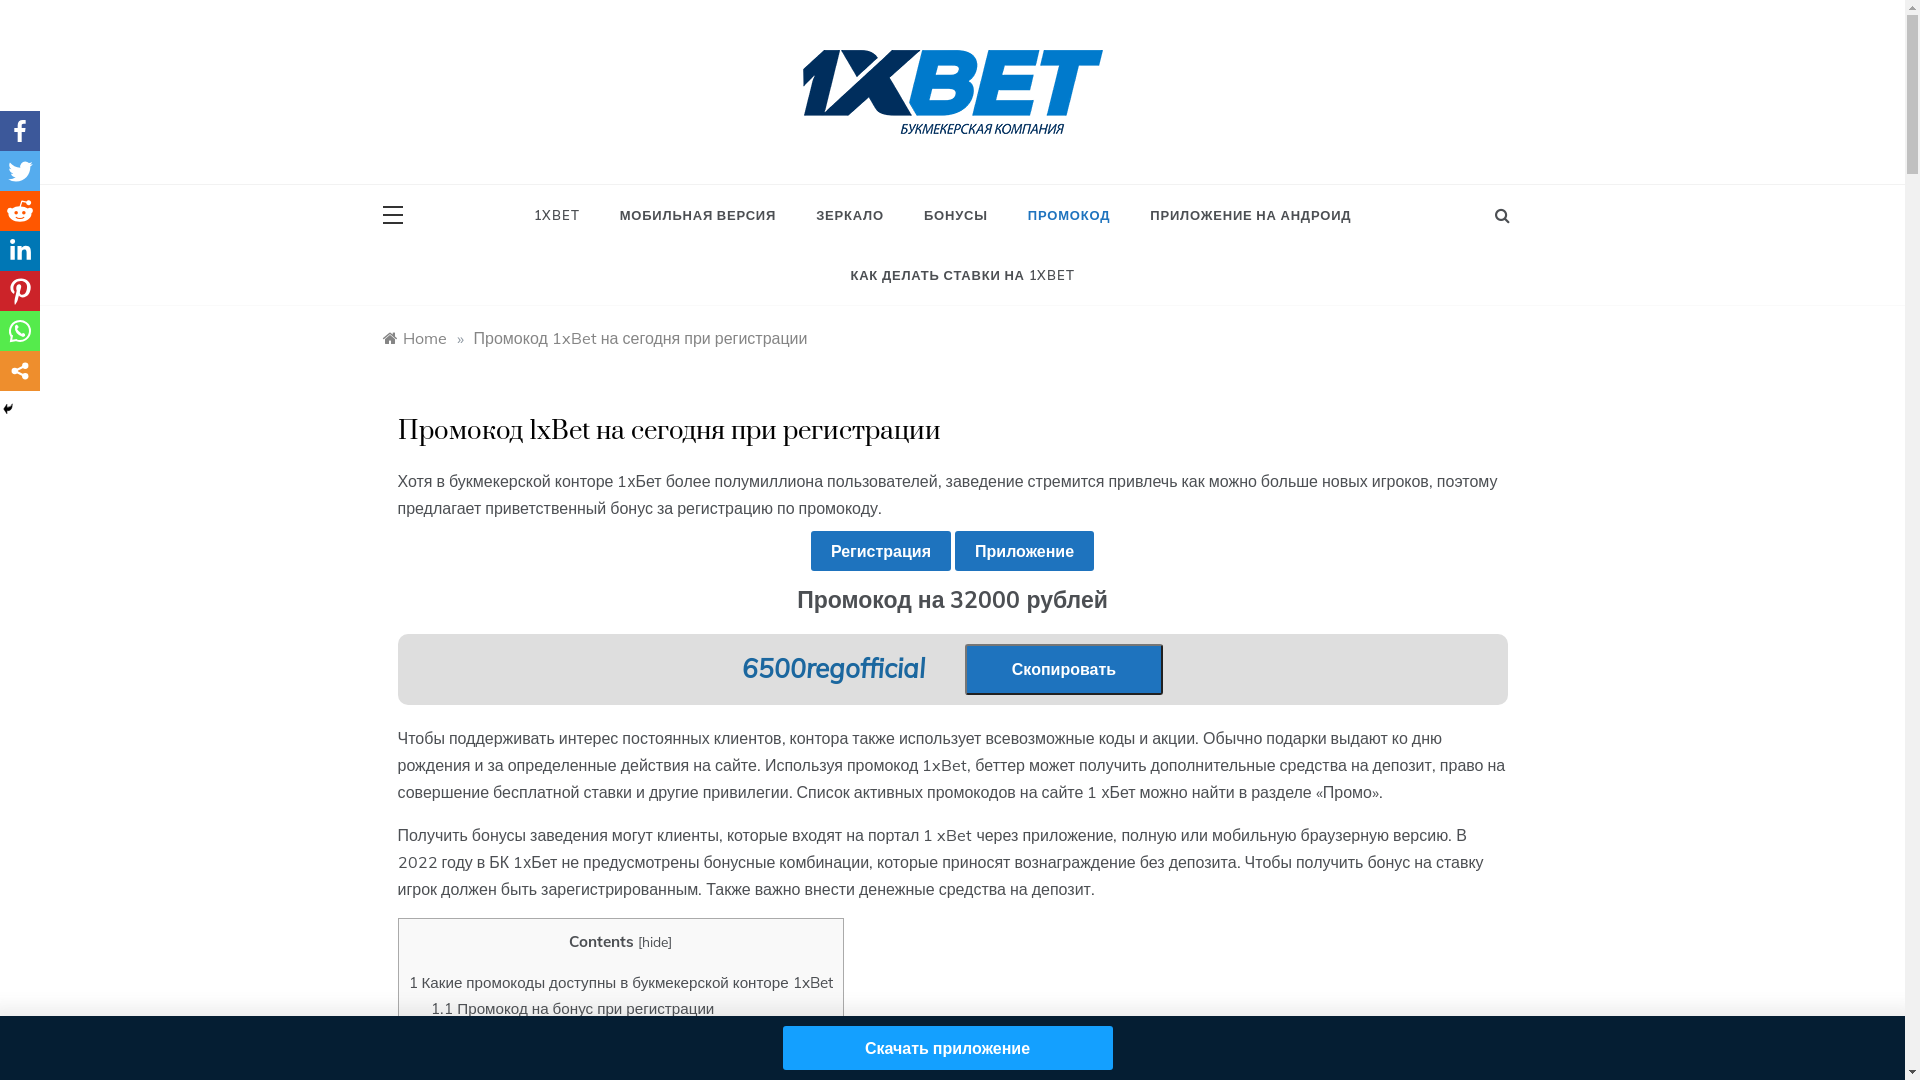 This screenshot has height=1080, width=1920. I want to click on '1xbet', so click(838, 152).